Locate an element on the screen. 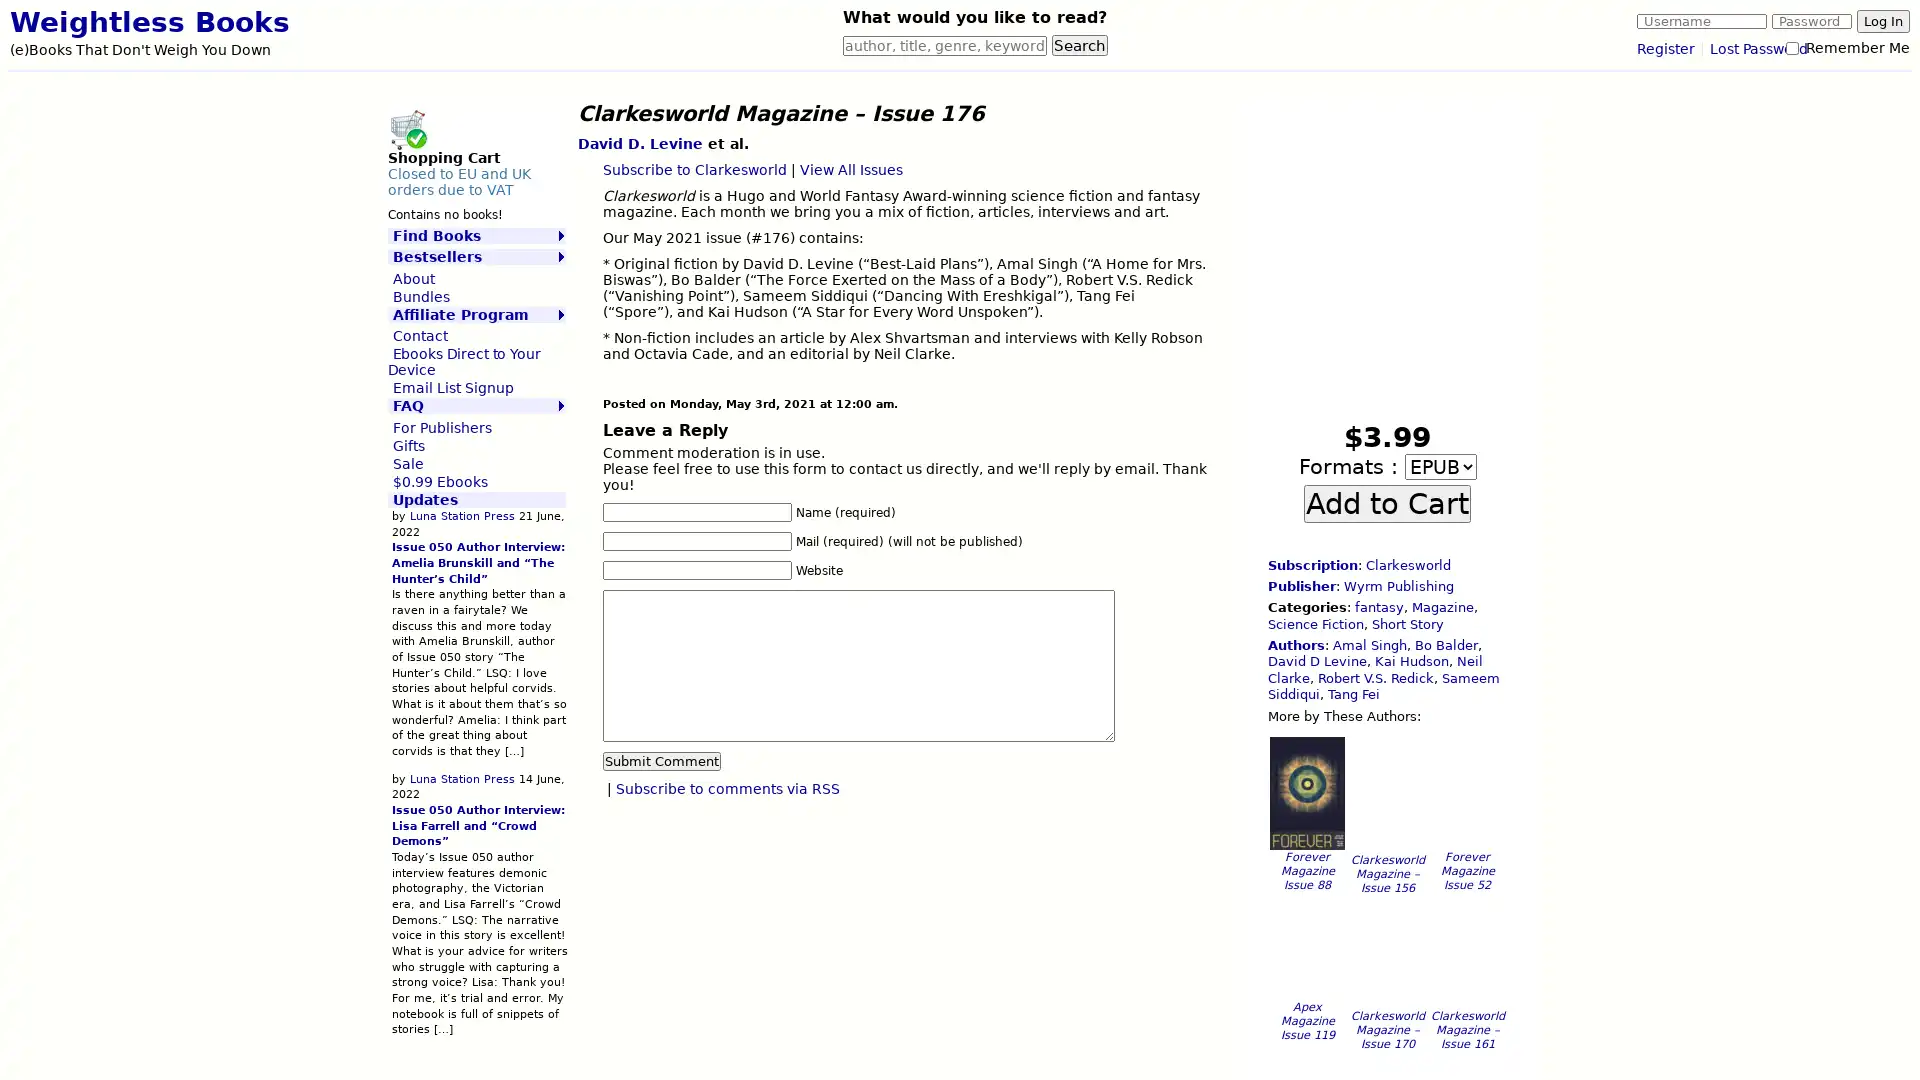  Submit Comment is located at coordinates (661, 760).